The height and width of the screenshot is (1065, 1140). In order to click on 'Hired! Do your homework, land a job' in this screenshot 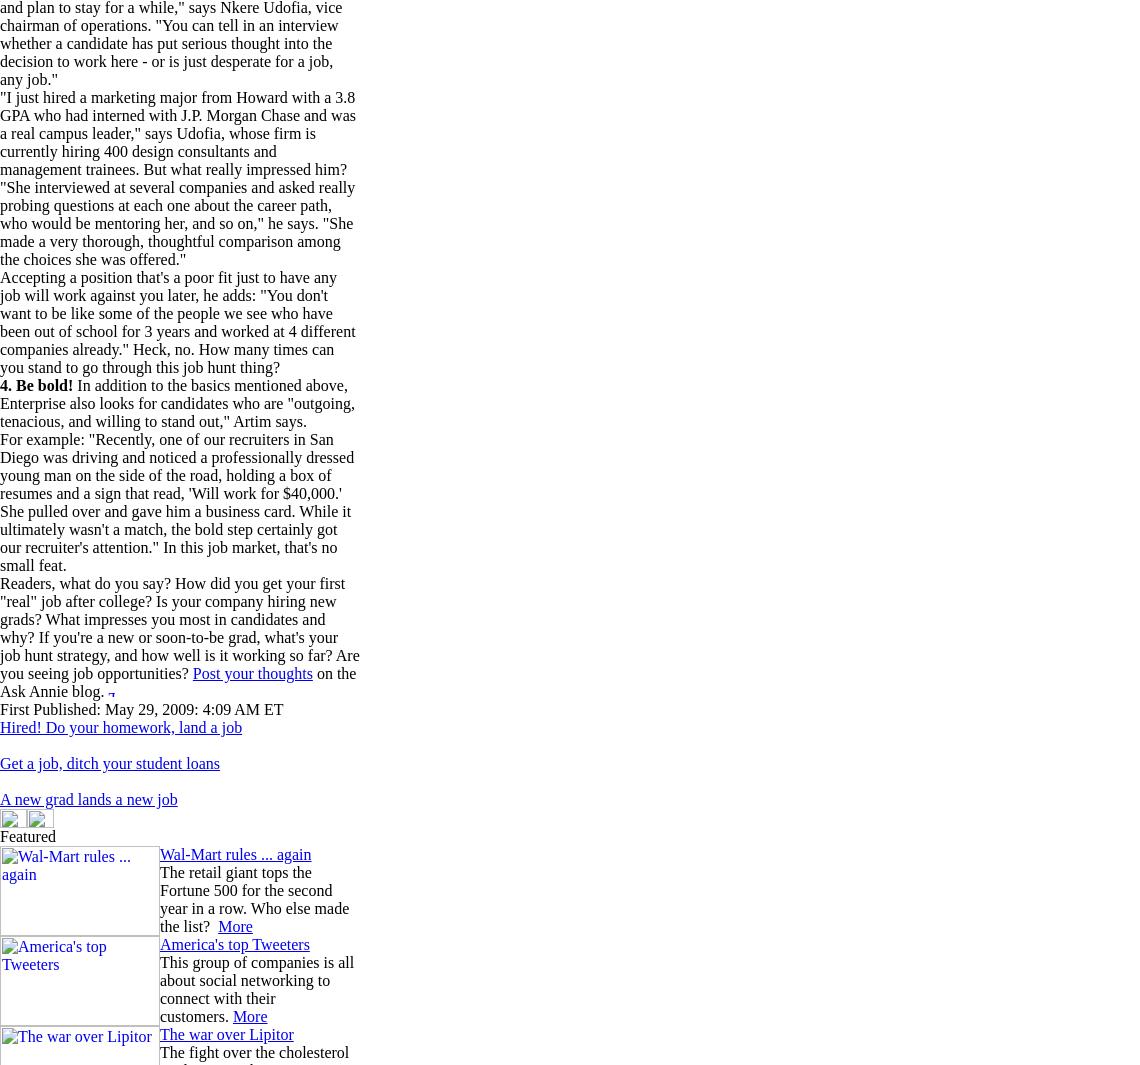, I will do `click(119, 727)`.